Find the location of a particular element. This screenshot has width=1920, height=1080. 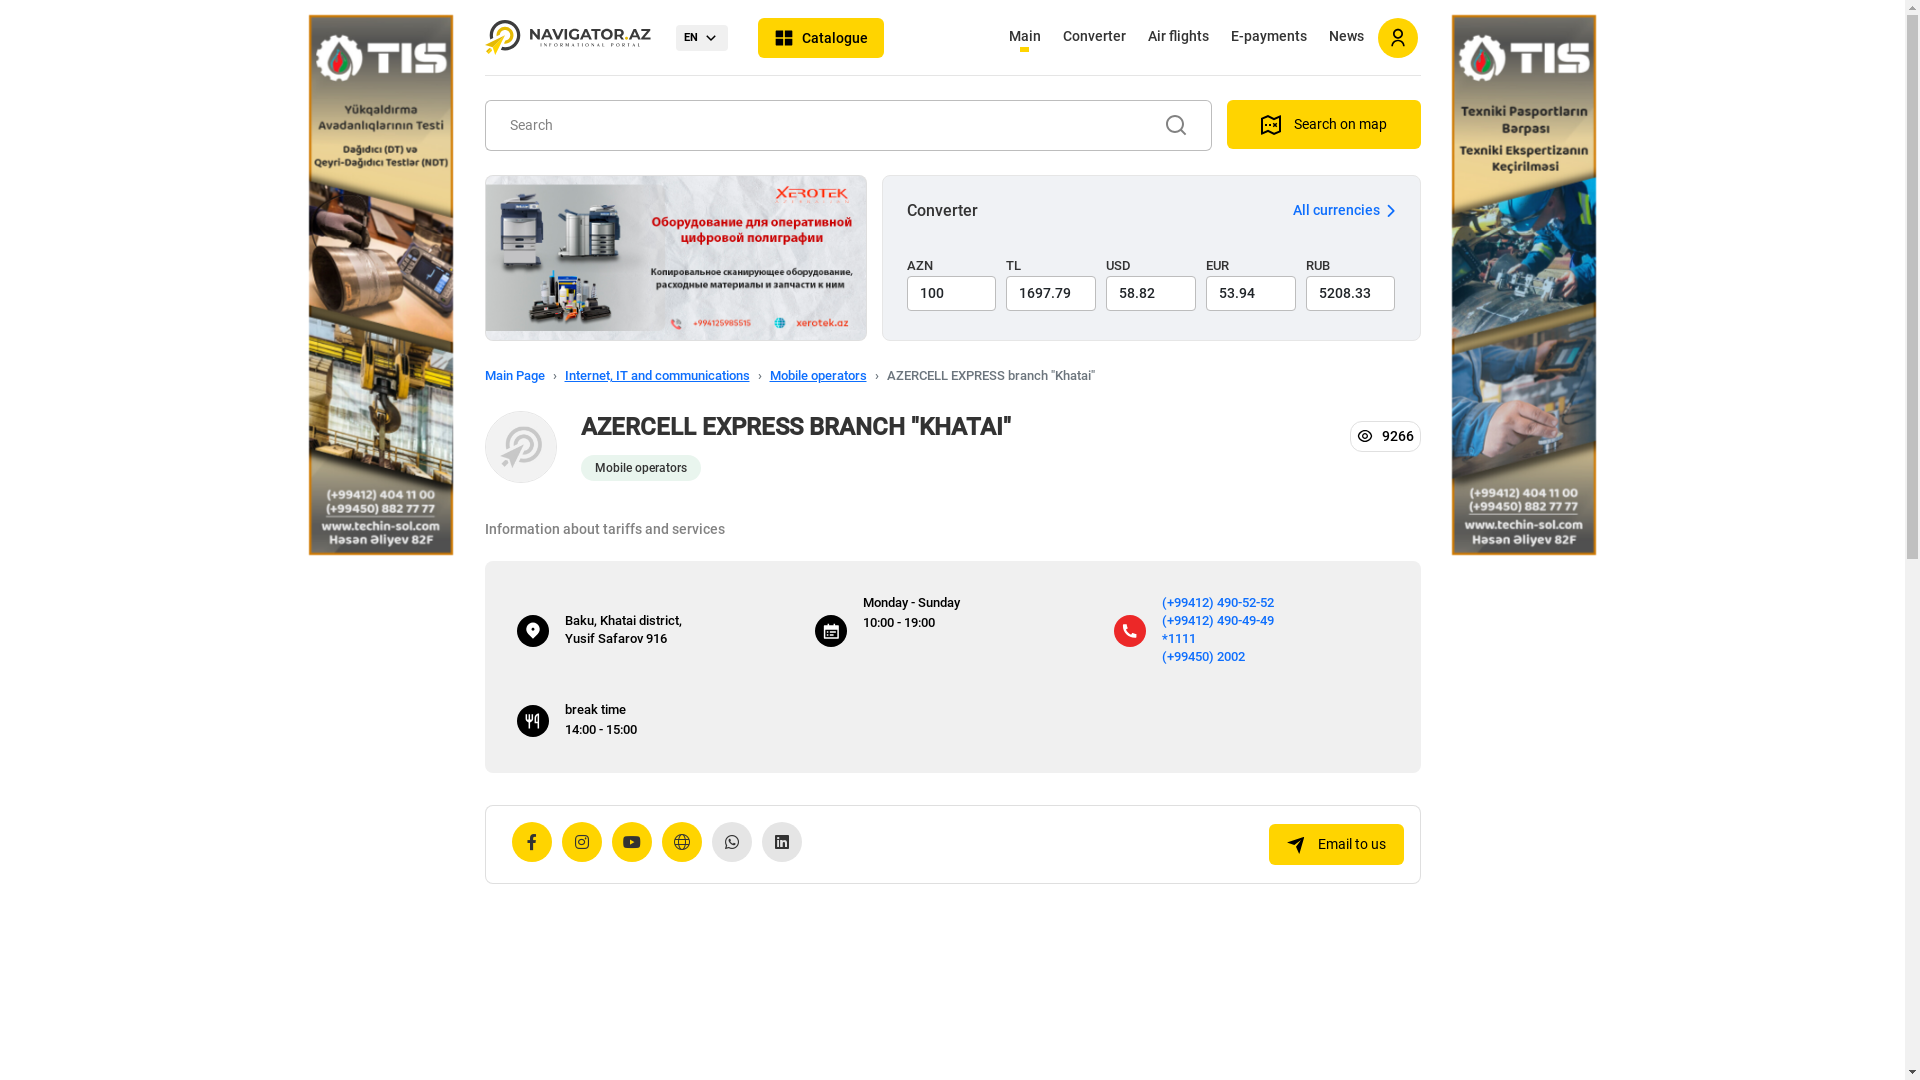

'Main Page' is located at coordinates (513, 375).